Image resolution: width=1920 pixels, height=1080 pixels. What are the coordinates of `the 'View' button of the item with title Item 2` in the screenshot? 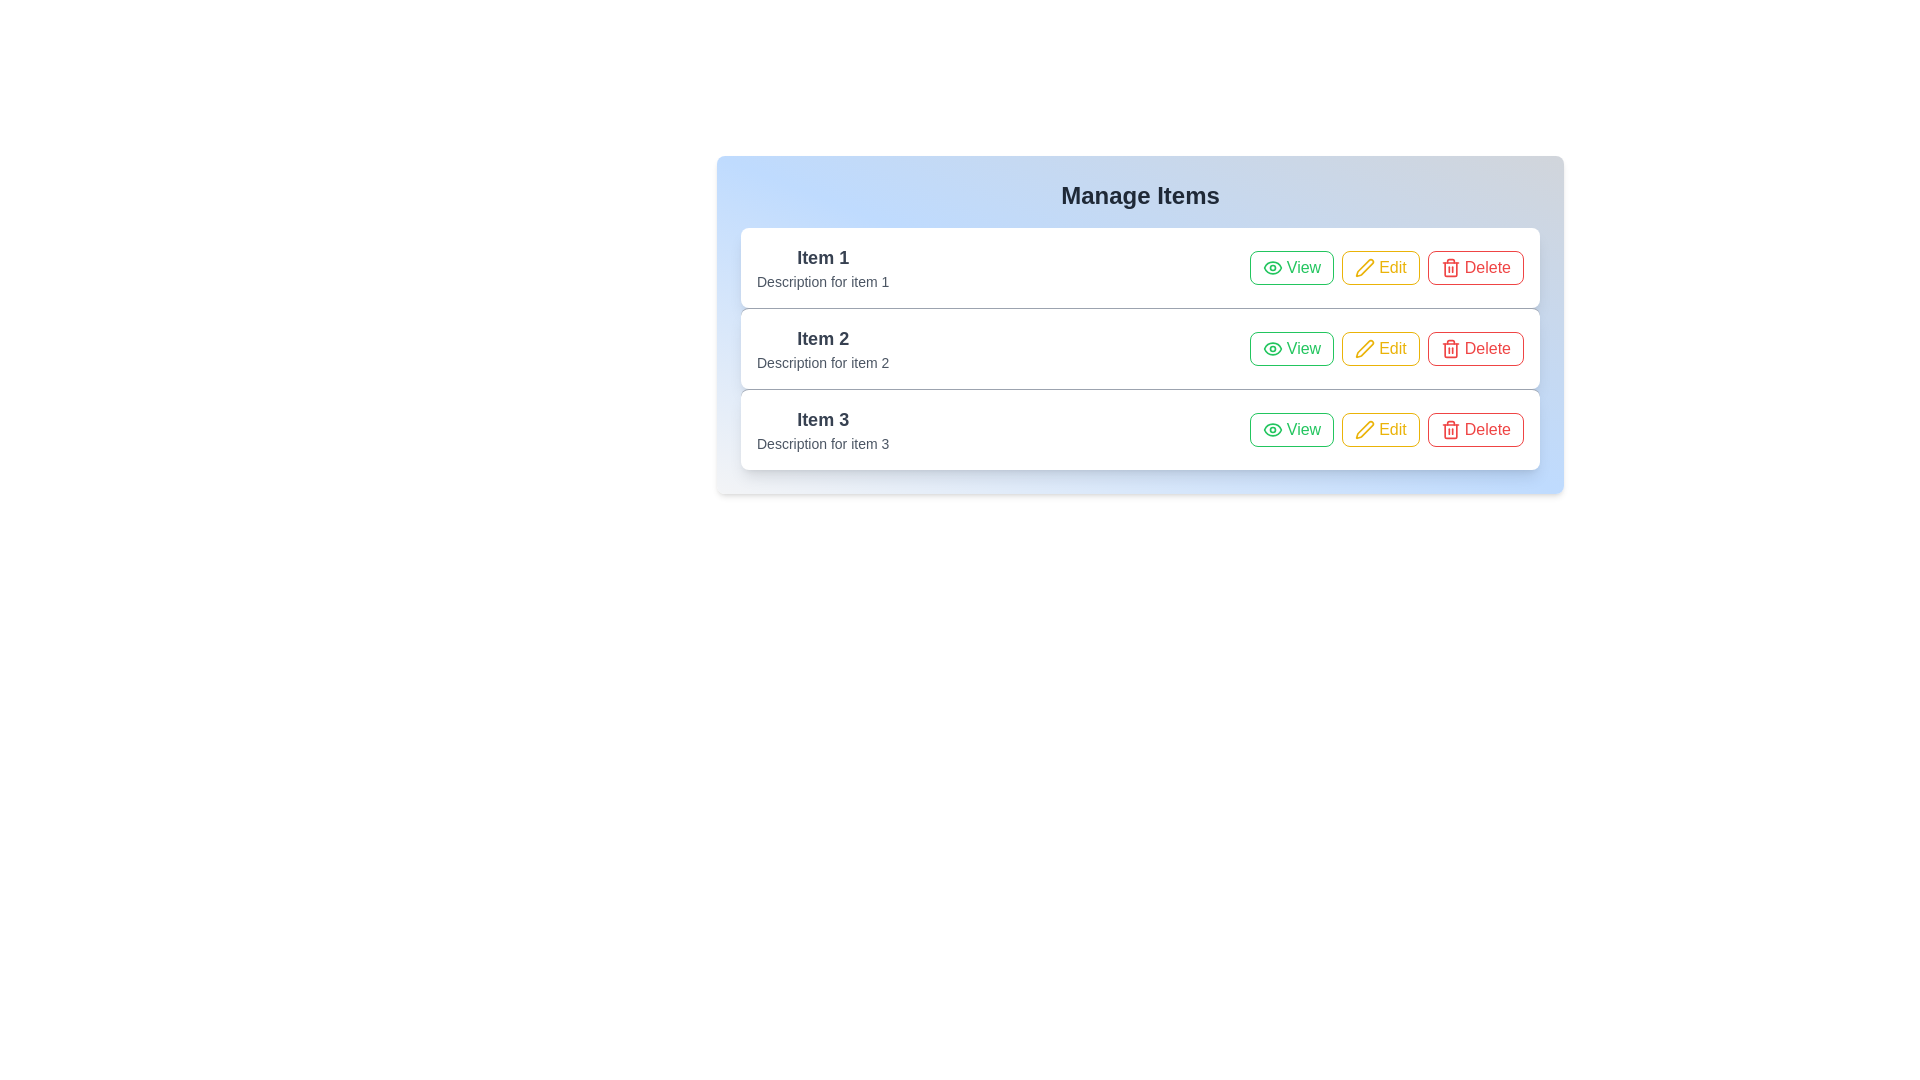 It's located at (1291, 347).